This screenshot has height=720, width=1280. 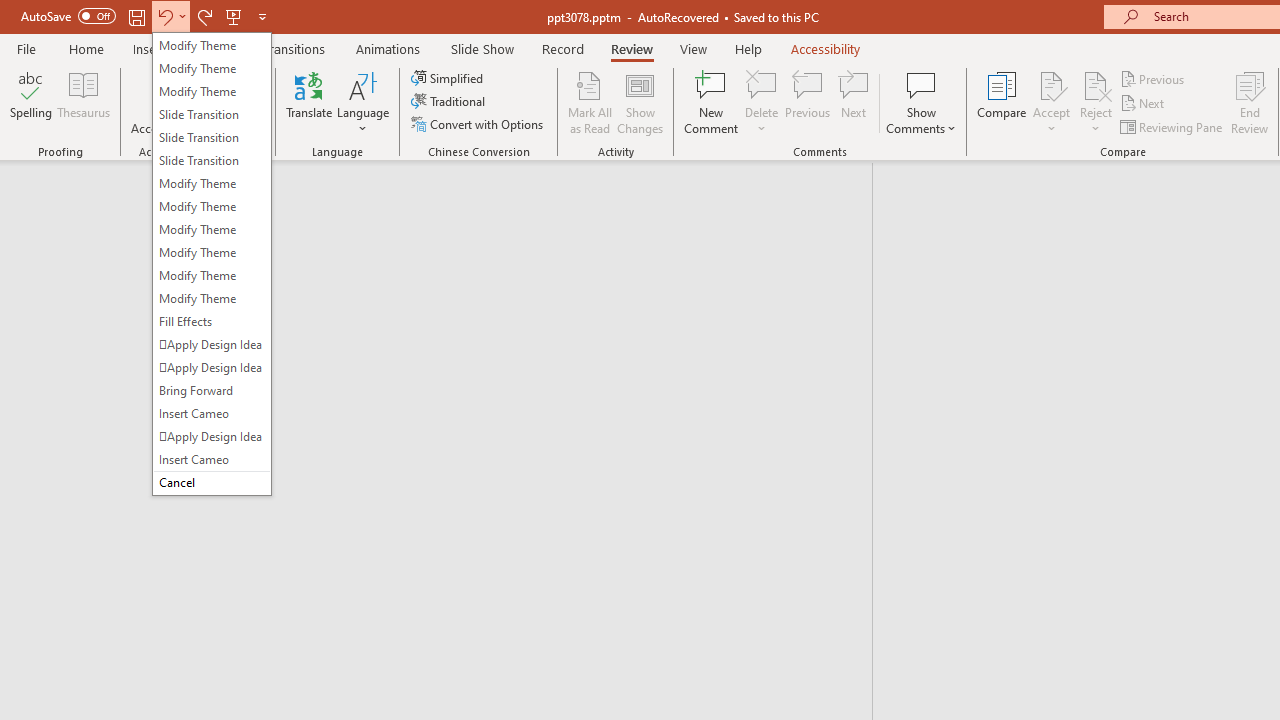 I want to click on 'Delete', so click(x=761, y=103).